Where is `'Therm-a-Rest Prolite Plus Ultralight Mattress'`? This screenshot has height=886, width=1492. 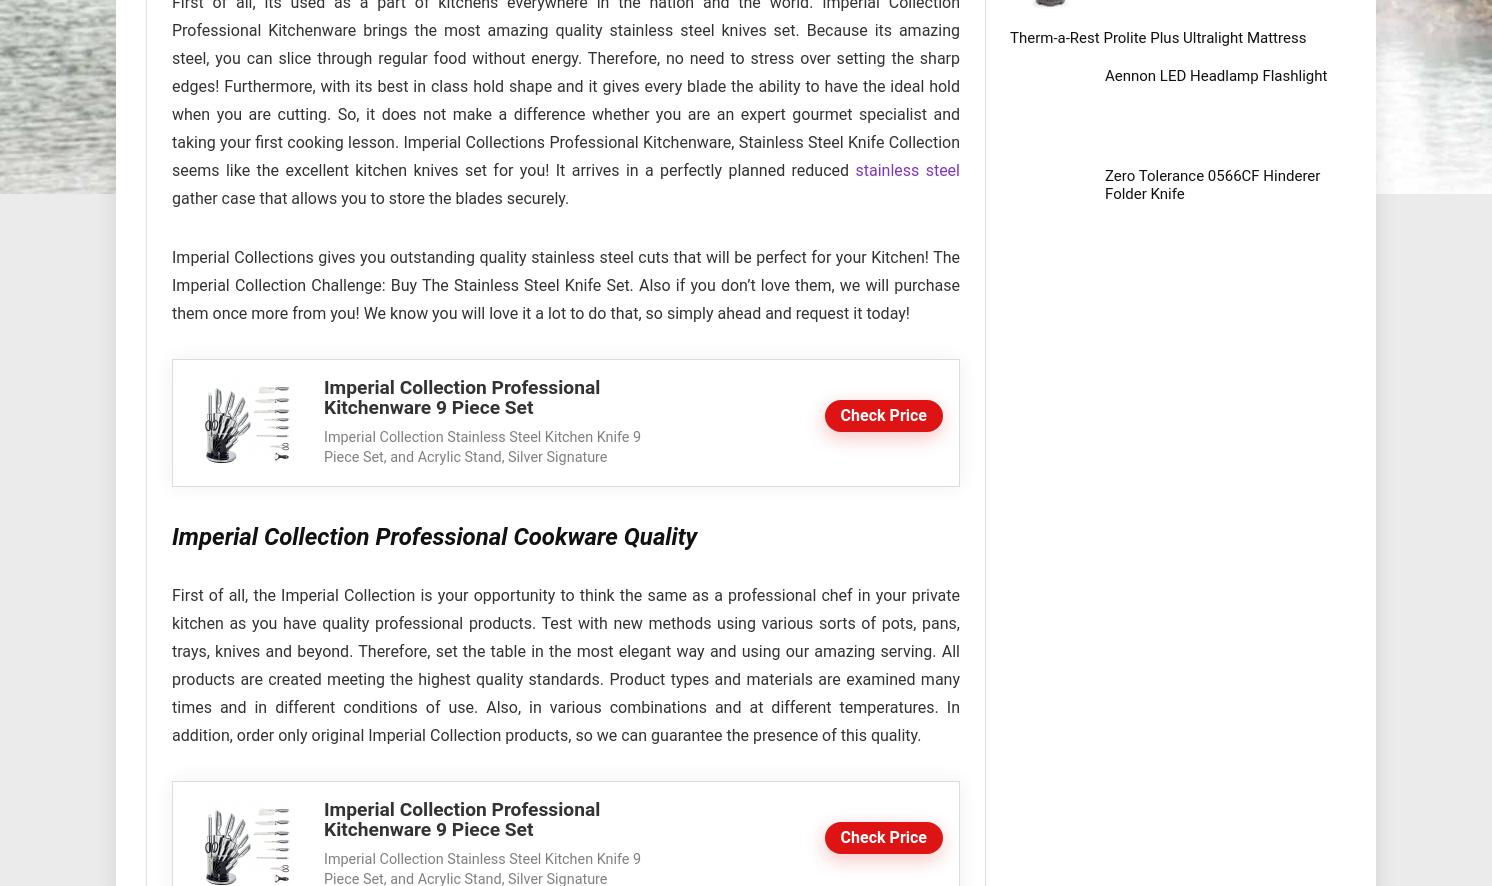
'Therm-a-Rest Prolite Plus Ultralight Mattress' is located at coordinates (1008, 37).